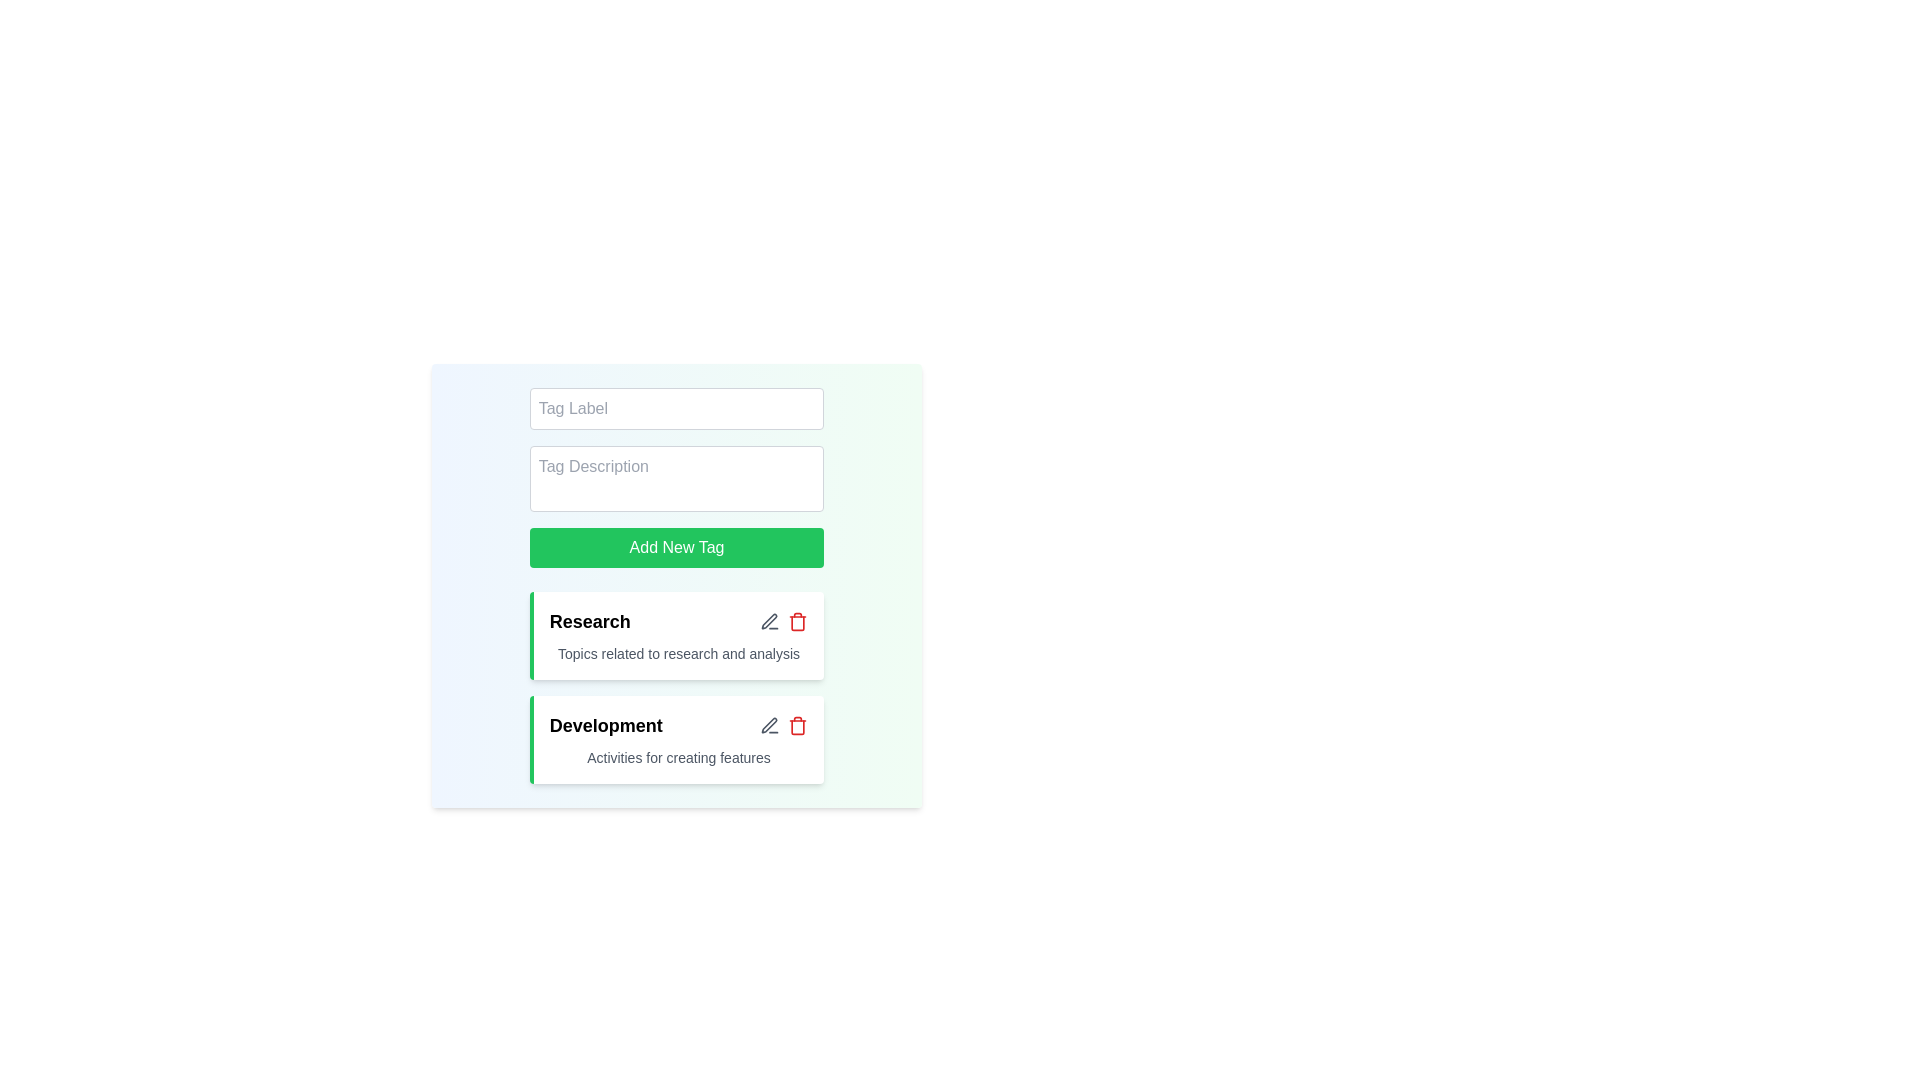 The image size is (1920, 1080). What do you see at coordinates (797, 727) in the screenshot?
I see `the trash icon located to the right of the 'Development' tag's title and below the 'Research' tag, which serves as a button for deleting or removing the related tag entry` at bounding box center [797, 727].